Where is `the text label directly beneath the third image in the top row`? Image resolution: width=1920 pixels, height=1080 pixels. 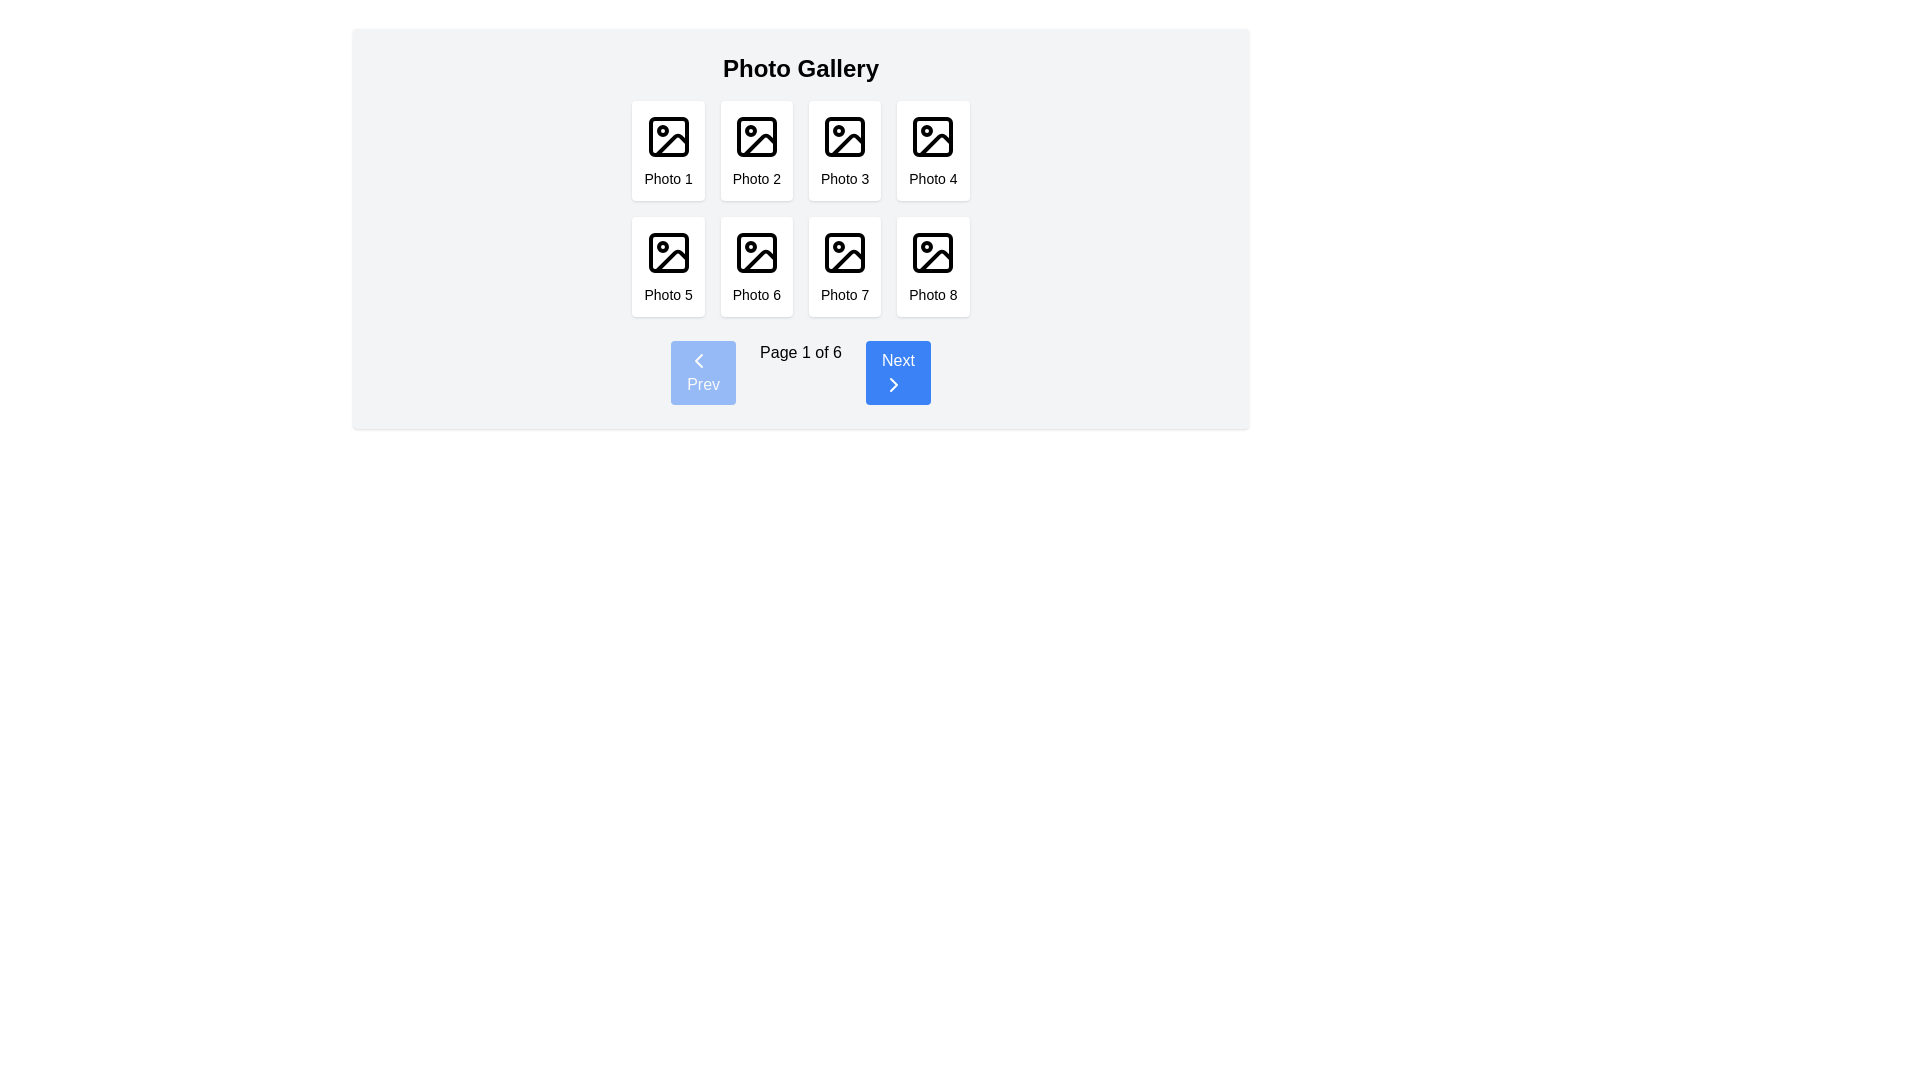 the text label directly beneath the third image in the top row is located at coordinates (845, 177).